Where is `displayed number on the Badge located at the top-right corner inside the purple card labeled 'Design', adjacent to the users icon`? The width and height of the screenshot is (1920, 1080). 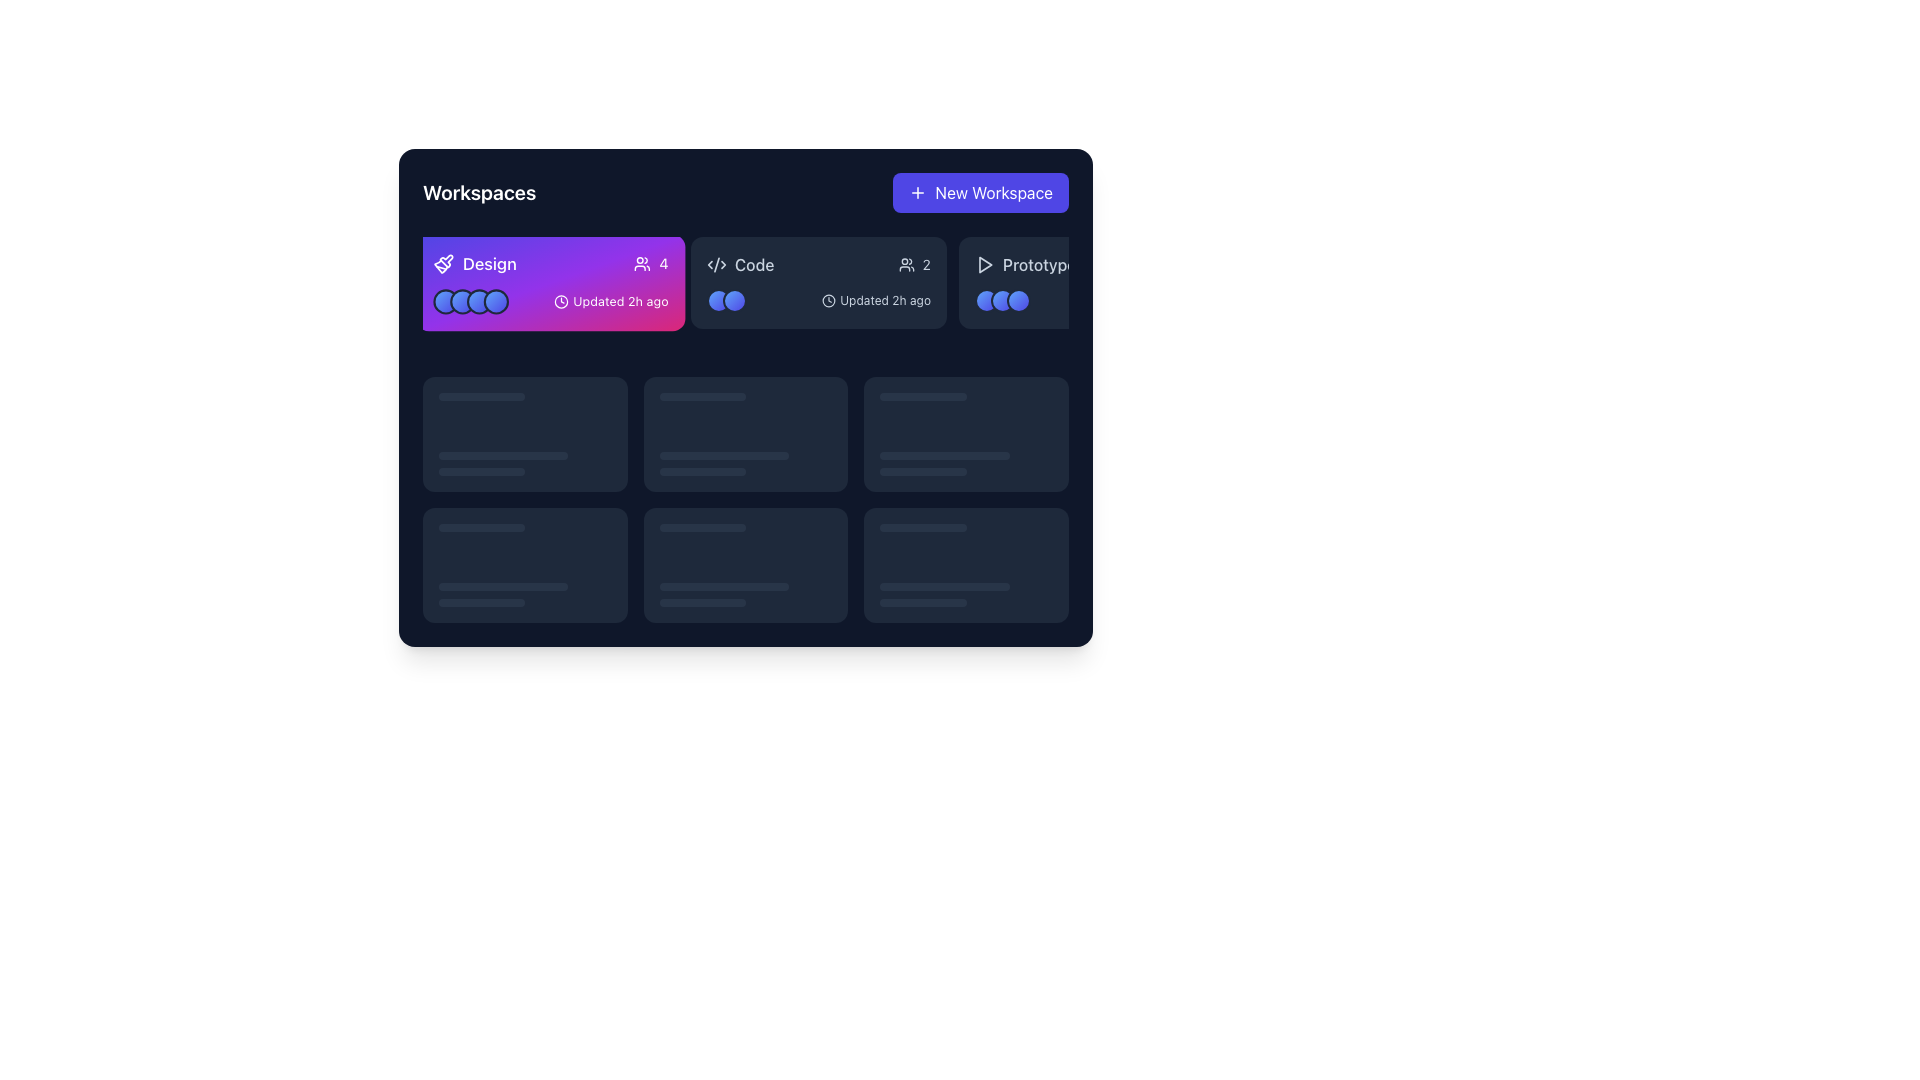 displayed number on the Badge located at the top-right corner inside the purple card labeled 'Design', adjacent to the users icon is located at coordinates (651, 263).